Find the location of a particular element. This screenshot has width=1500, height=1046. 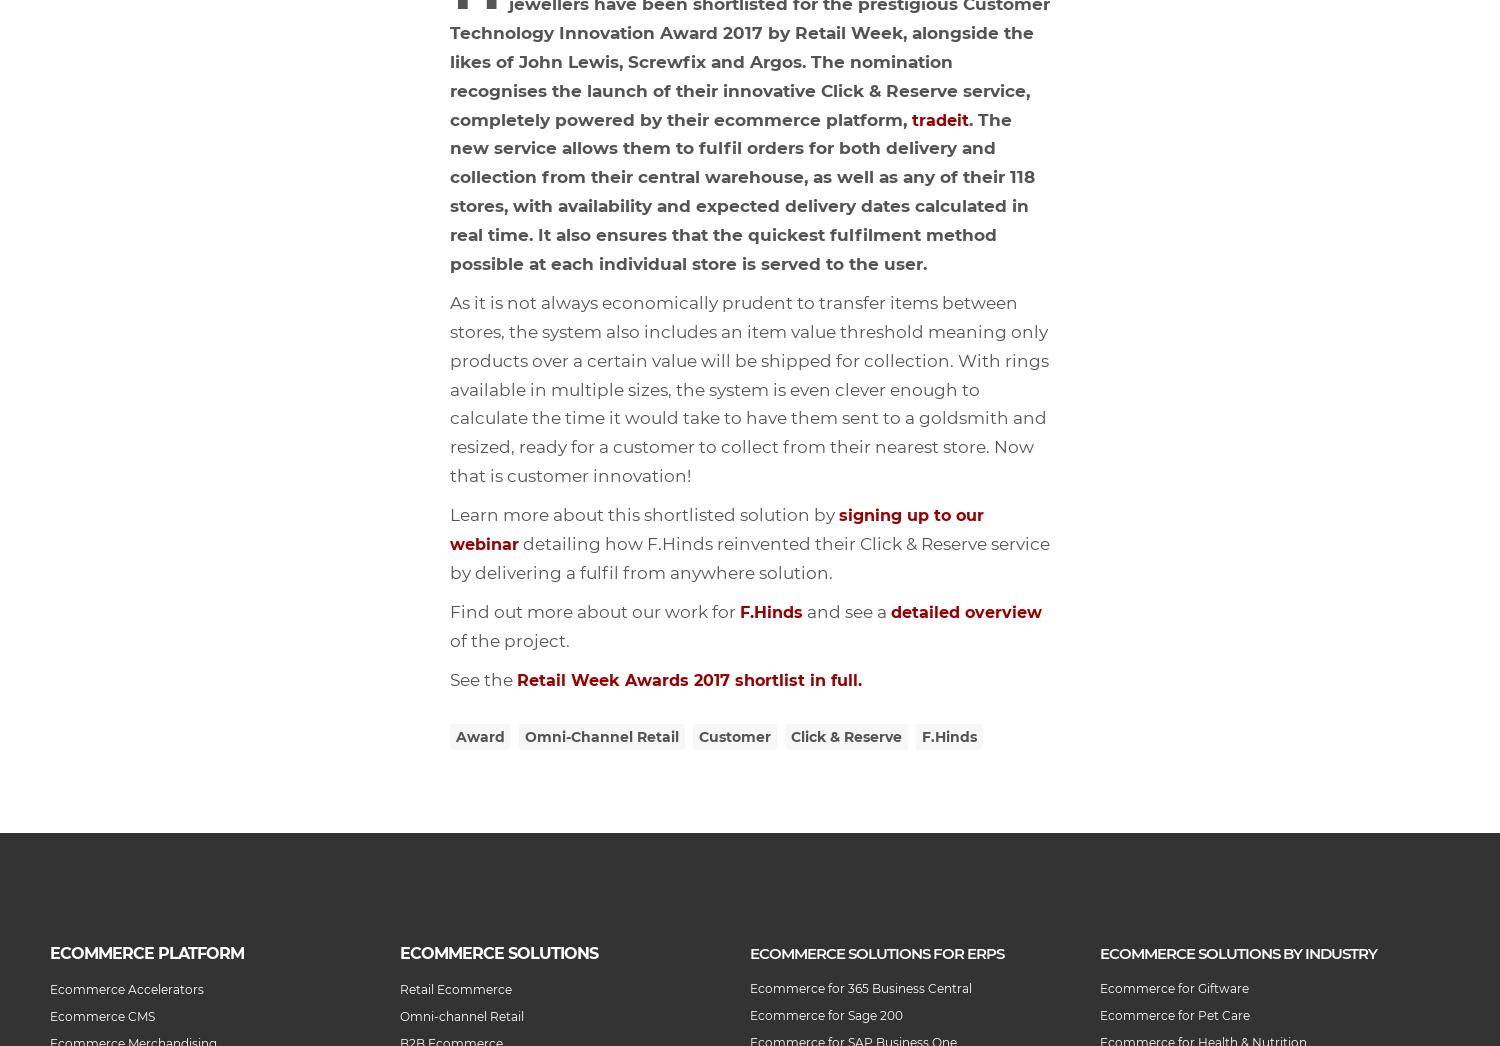

'Award' is located at coordinates (455, 736).